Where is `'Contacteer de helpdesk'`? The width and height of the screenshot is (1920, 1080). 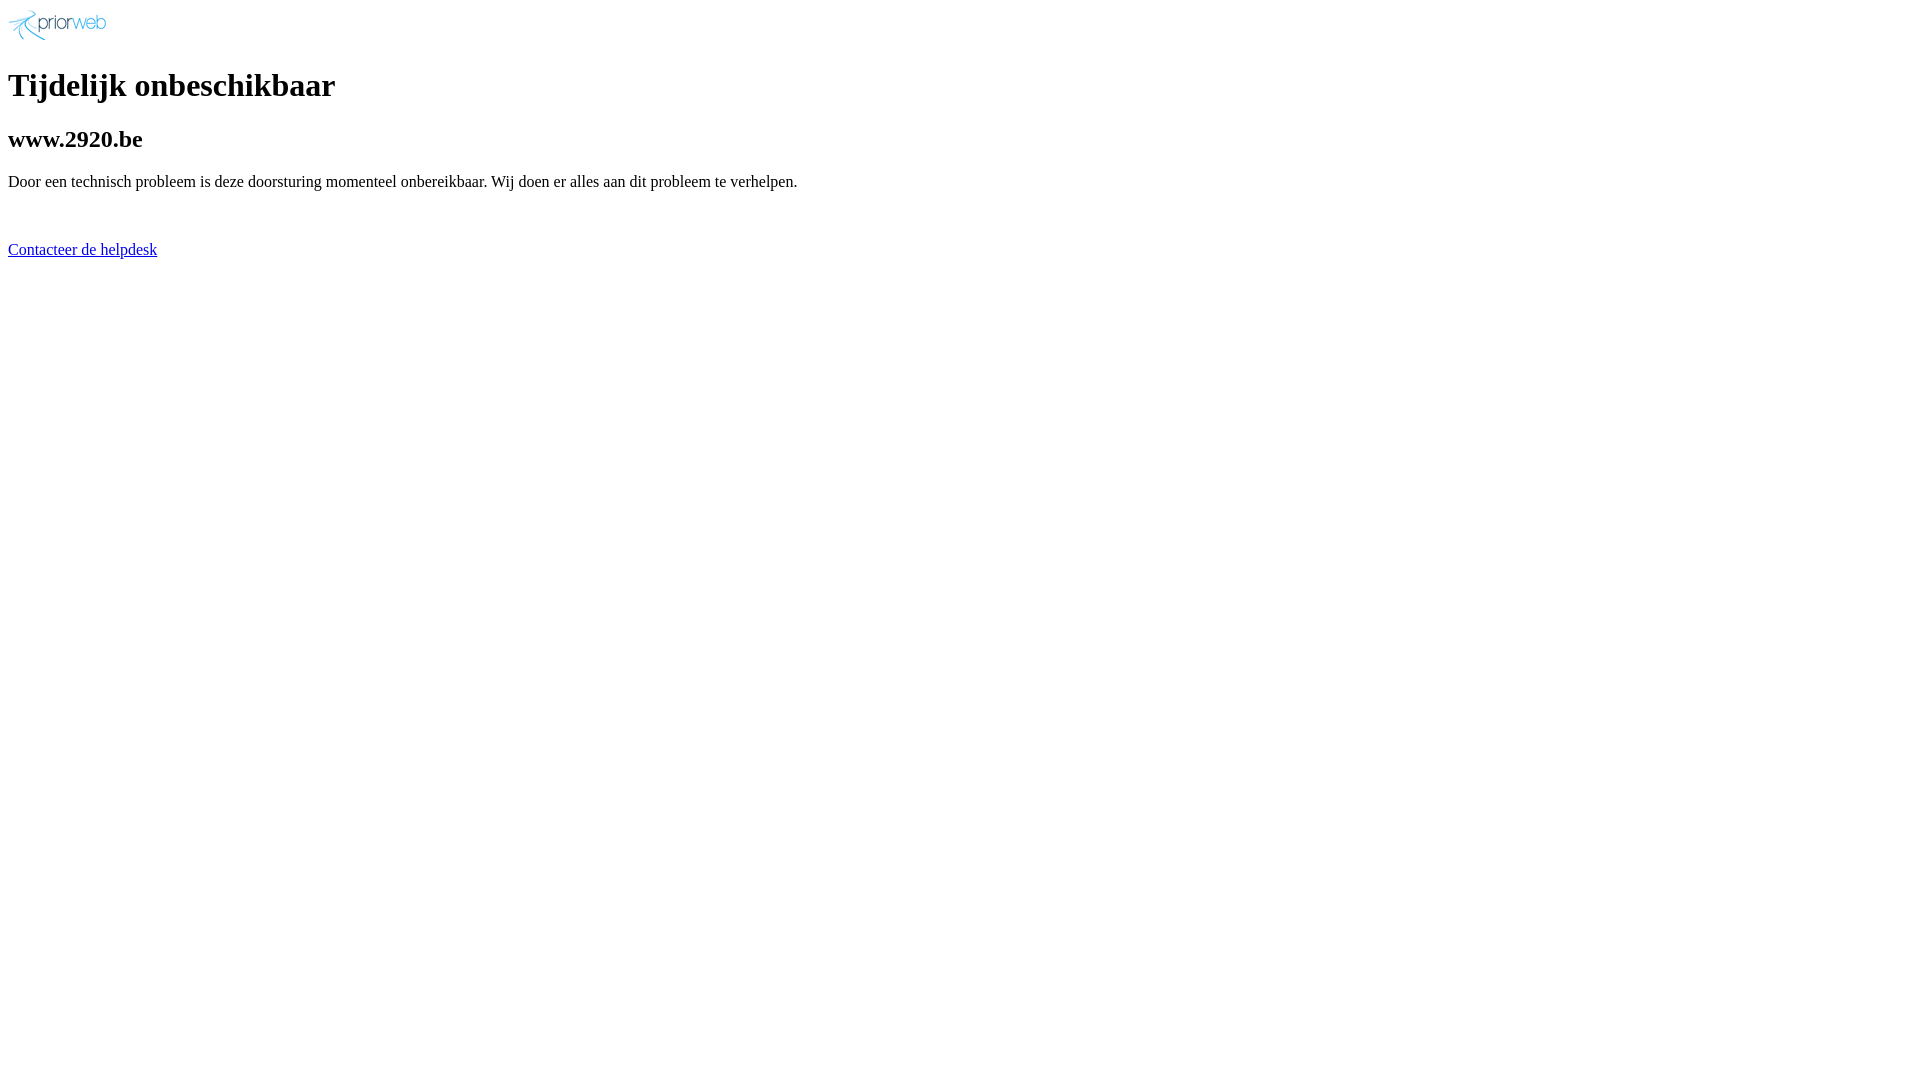
'Contacteer de helpdesk' is located at coordinates (81, 248).